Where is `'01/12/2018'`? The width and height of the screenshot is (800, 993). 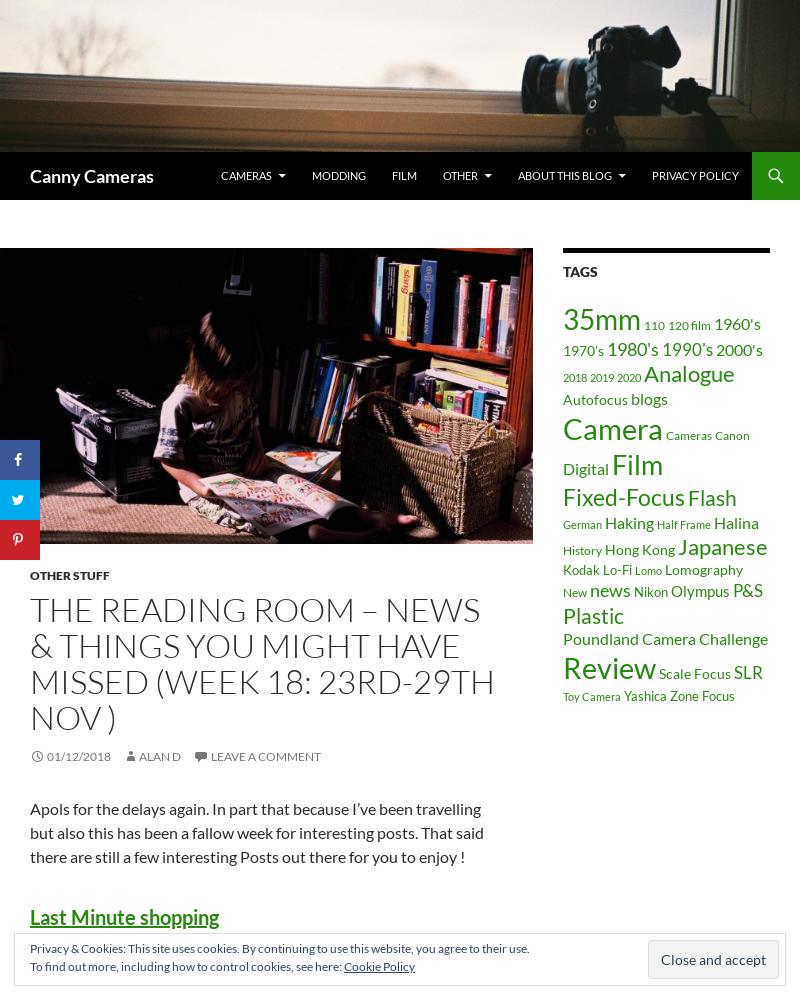
'01/12/2018' is located at coordinates (79, 755).